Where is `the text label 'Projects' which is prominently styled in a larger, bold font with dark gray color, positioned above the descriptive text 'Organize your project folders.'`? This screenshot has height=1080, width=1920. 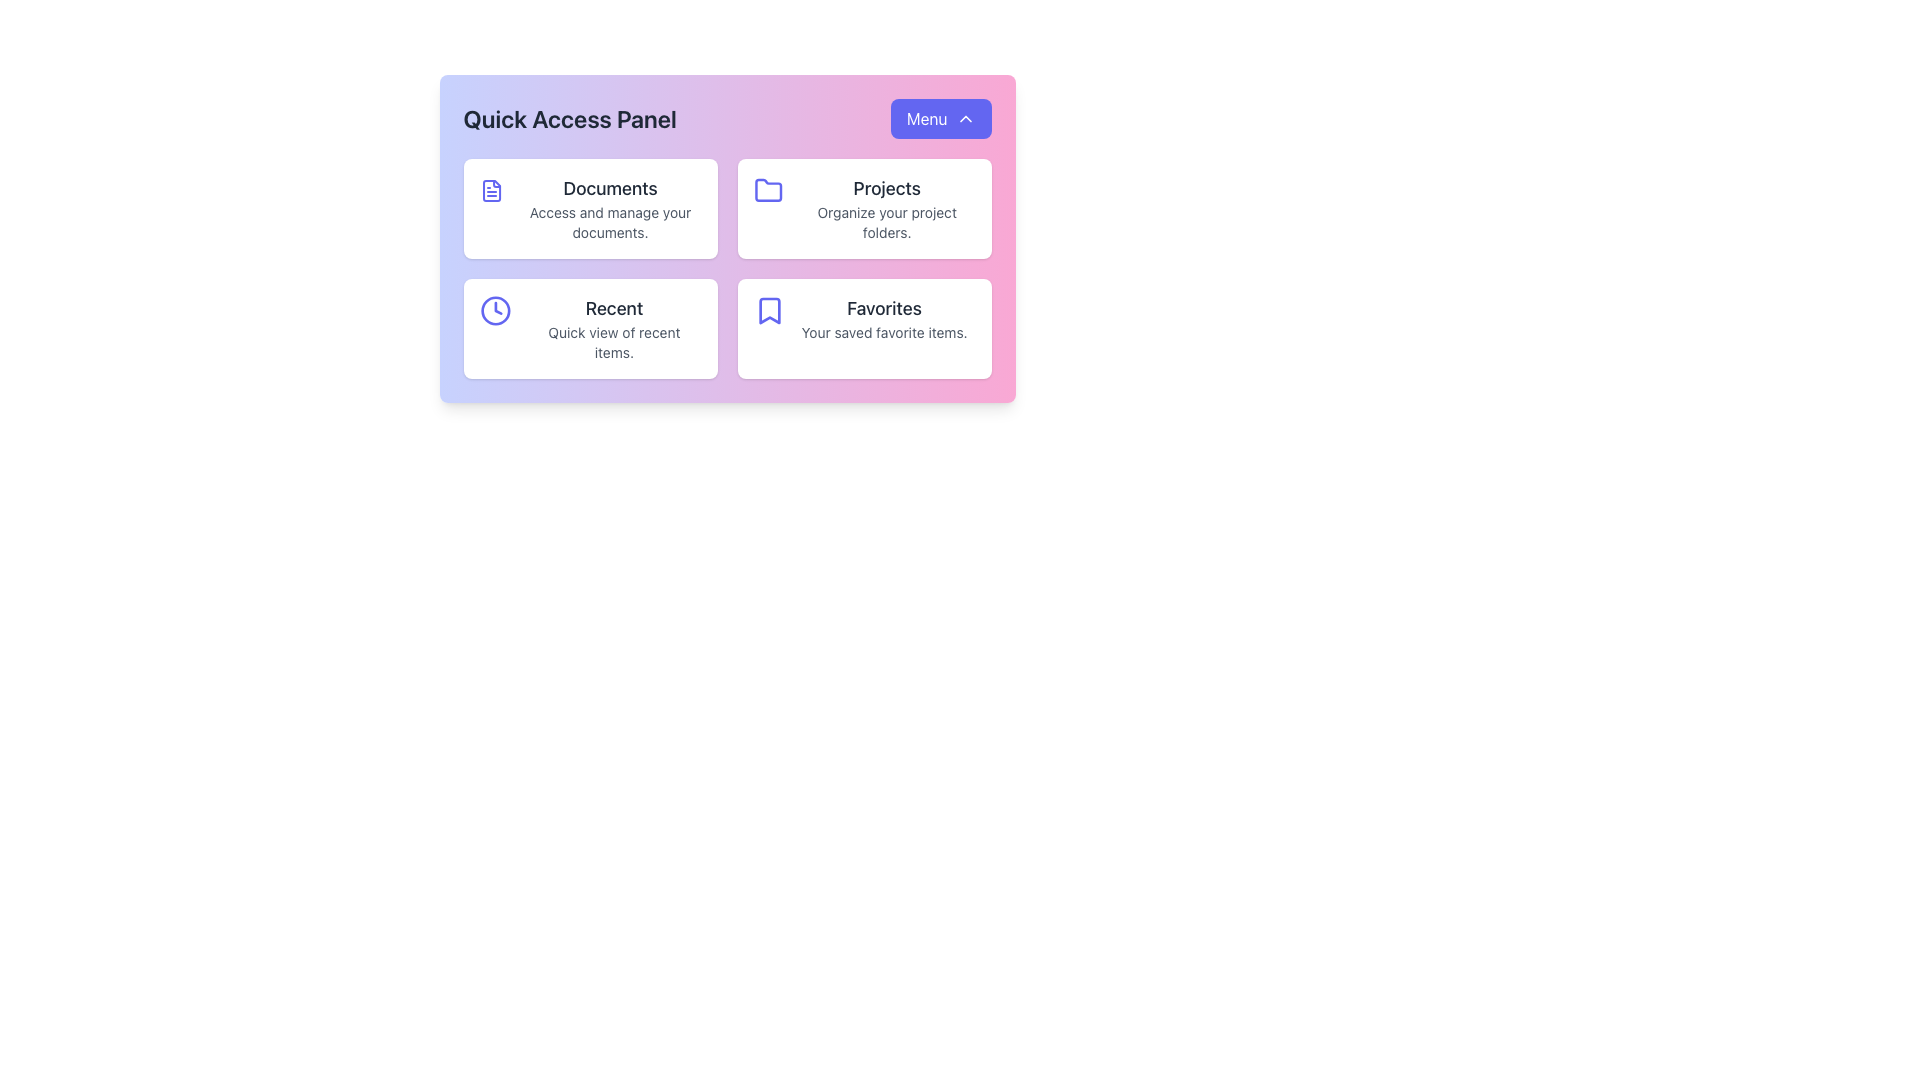 the text label 'Projects' which is prominently styled in a larger, bold font with dark gray color, positioned above the descriptive text 'Organize your project folders.' is located at coordinates (886, 189).